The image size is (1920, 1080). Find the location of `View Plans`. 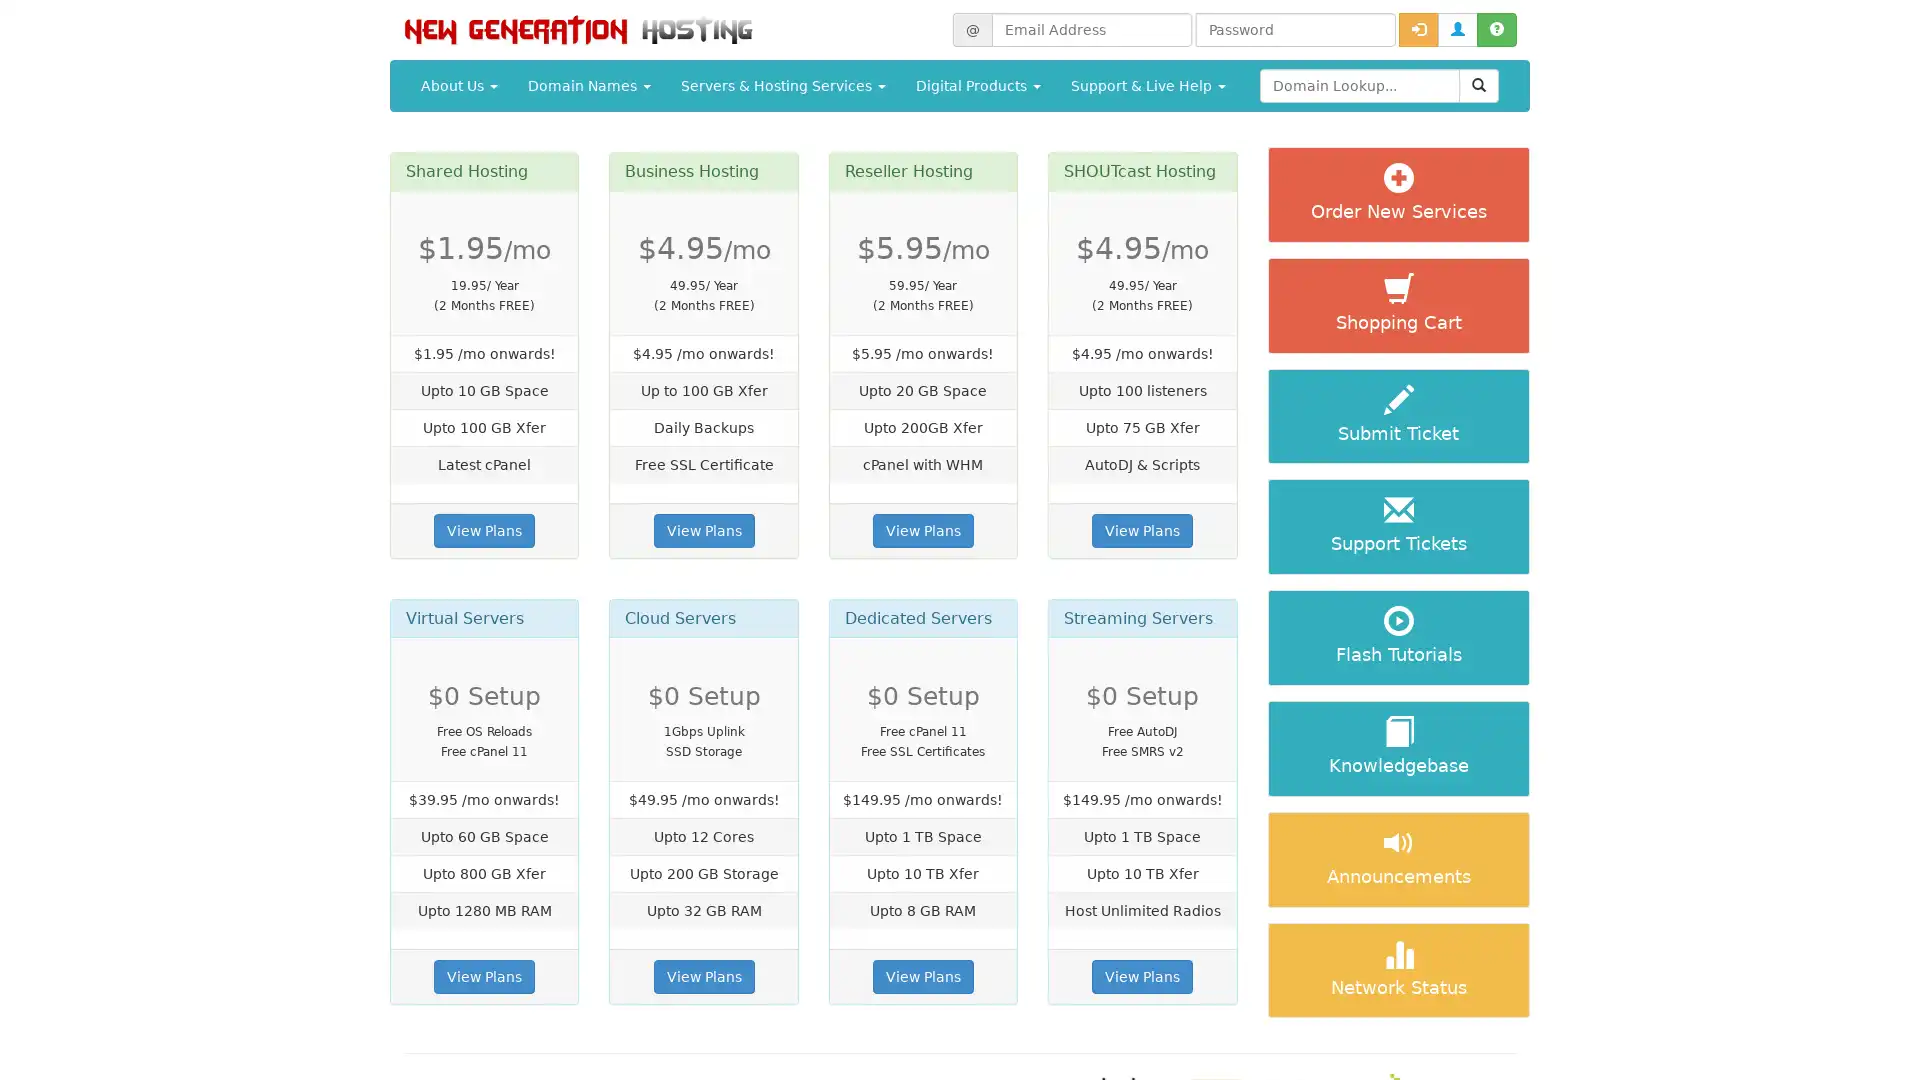

View Plans is located at coordinates (921, 975).